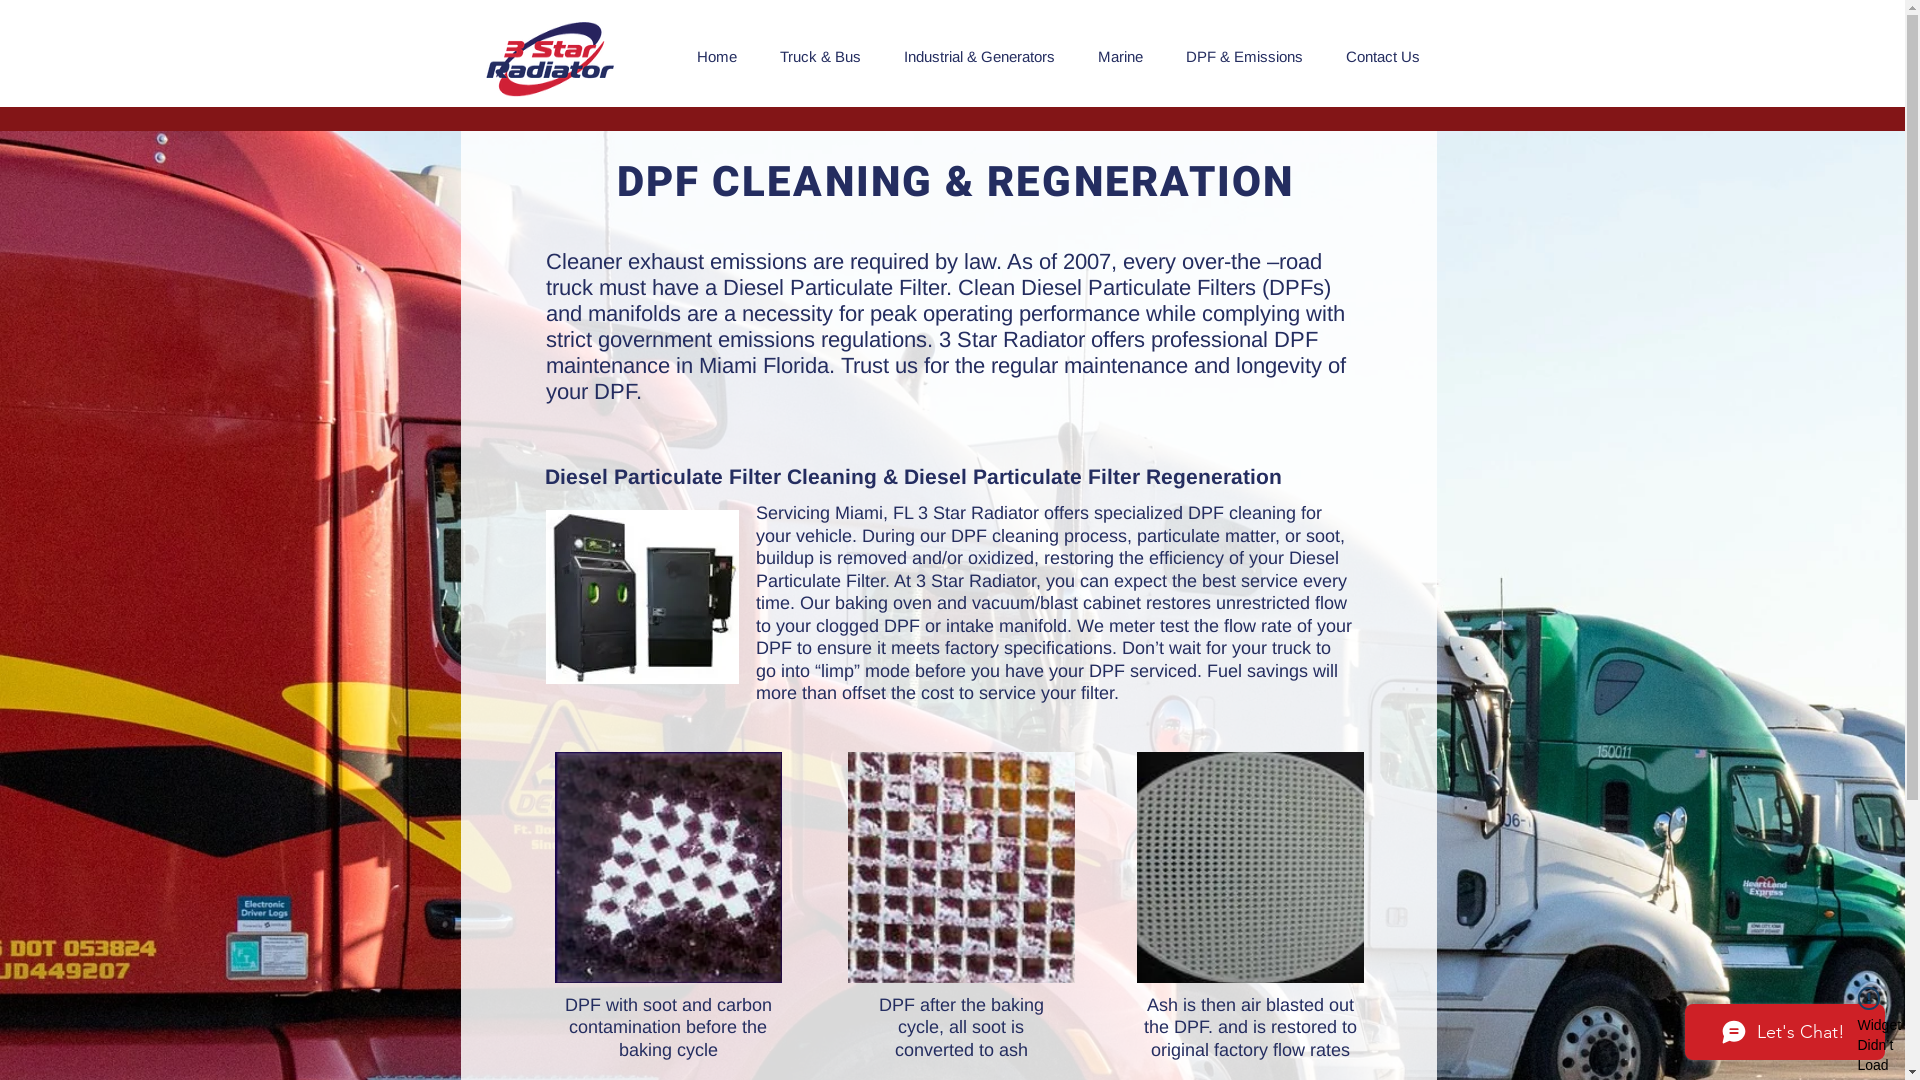 The image size is (1920, 1080). I want to click on 'Marine', so click(1118, 56).